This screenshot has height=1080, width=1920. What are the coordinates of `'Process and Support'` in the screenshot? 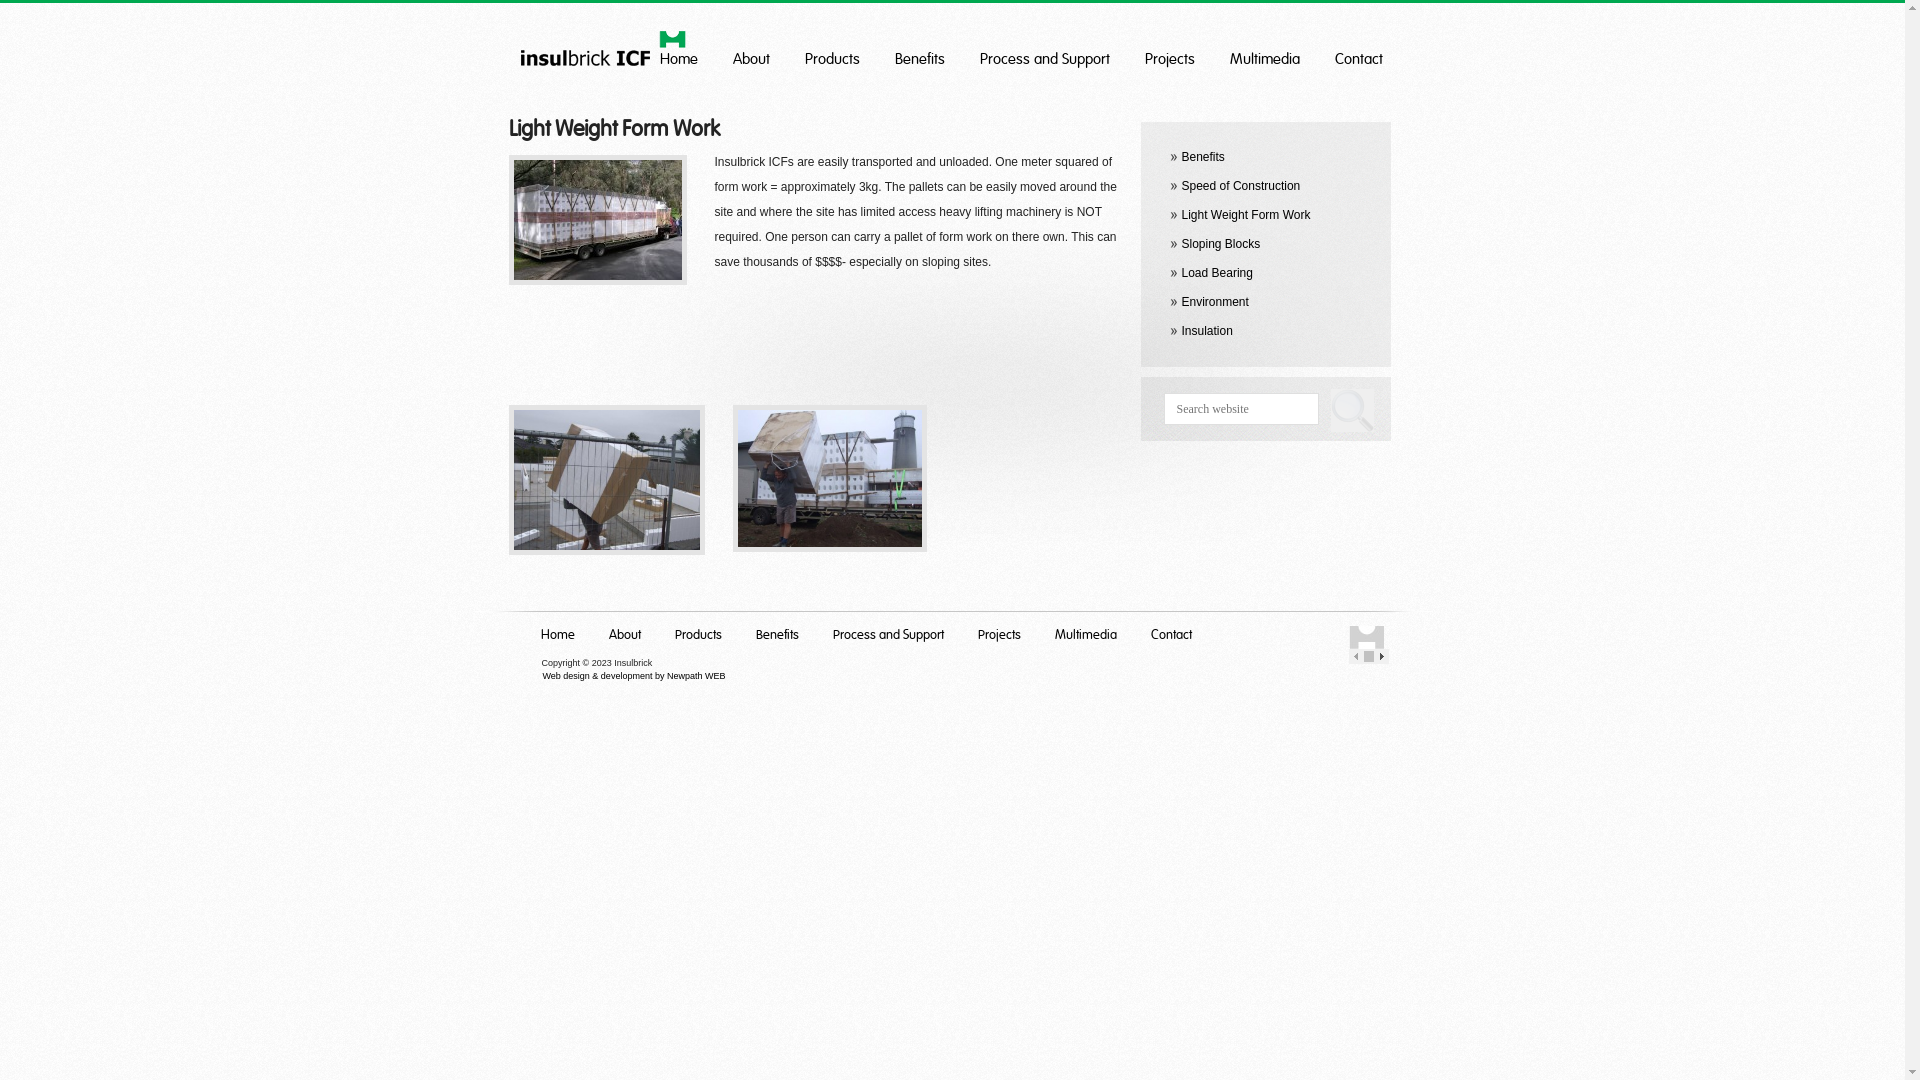 It's located at (1044, 53).